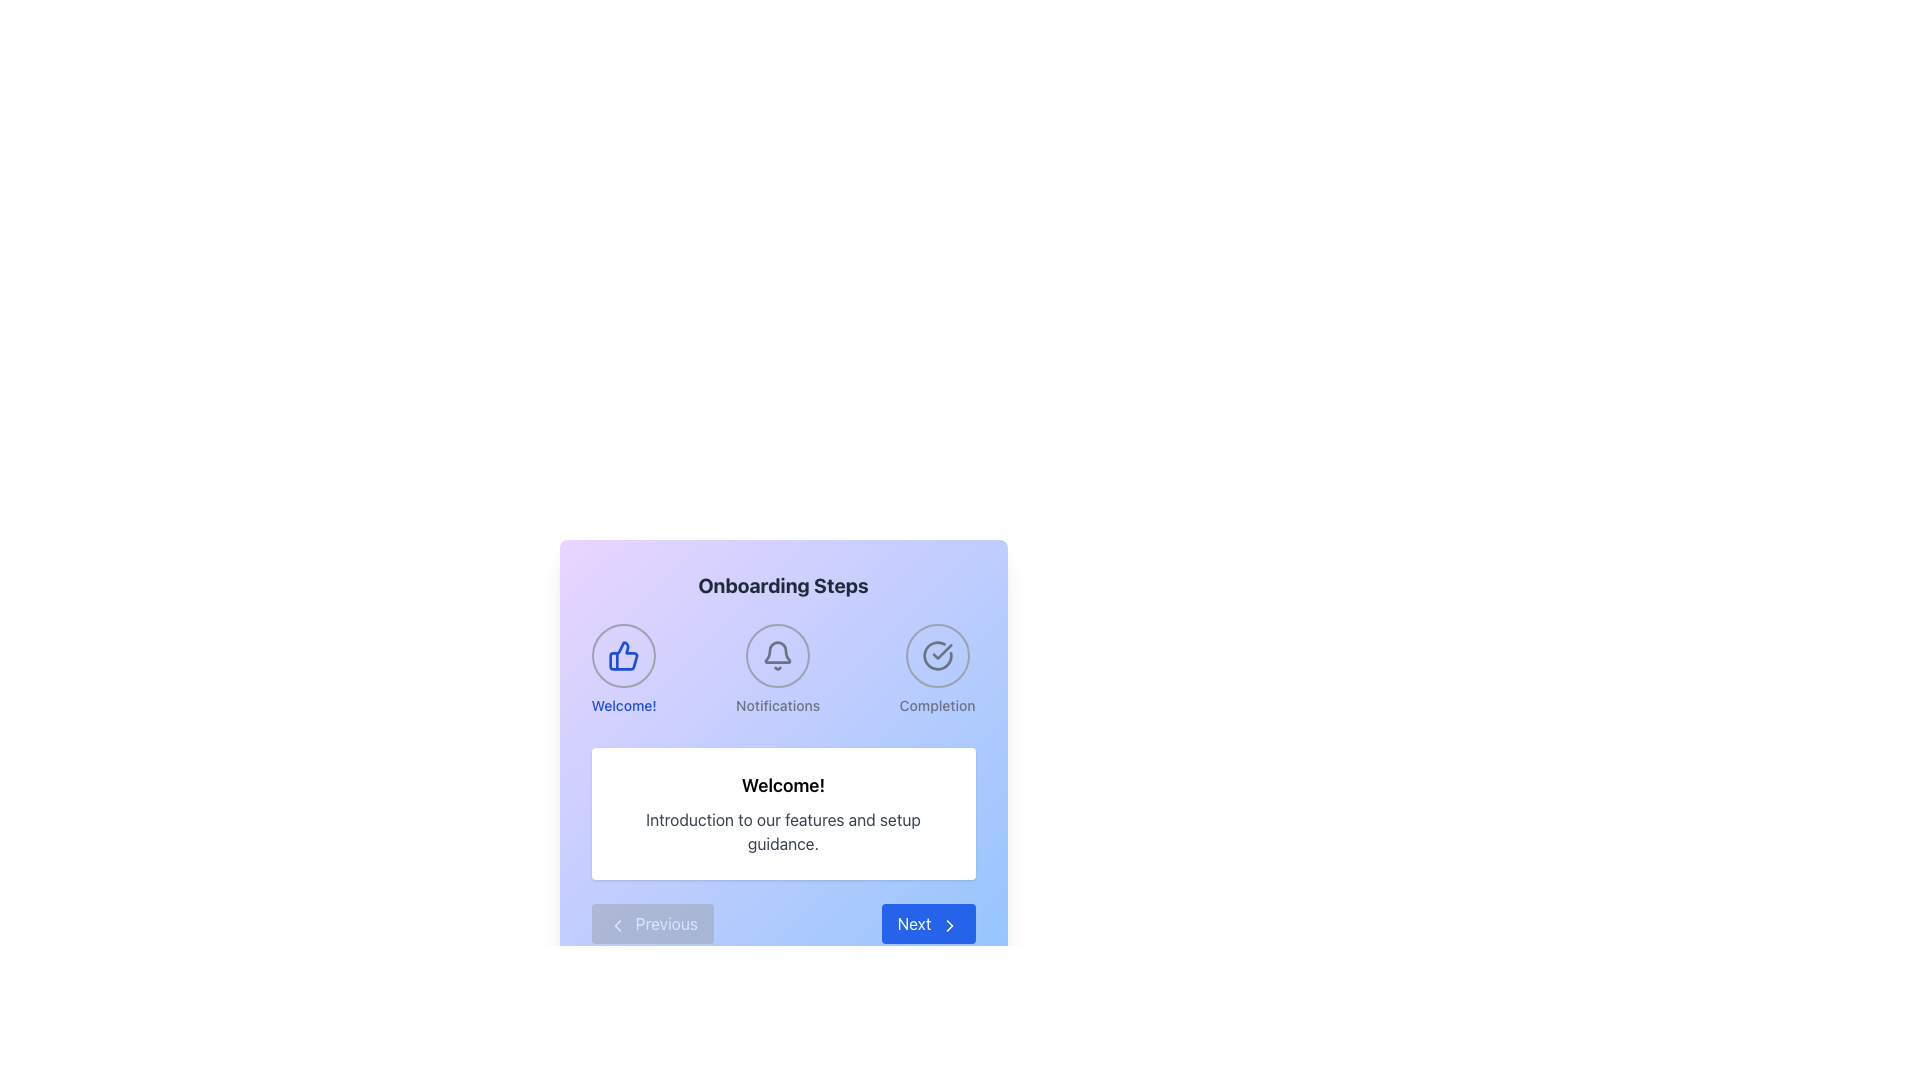  I want to click on the Grouped Navigation Indicators located at the top center of the interface, below the title 'Onboarding Steps', to get more information about the onboarding steps, so click(782, 670).